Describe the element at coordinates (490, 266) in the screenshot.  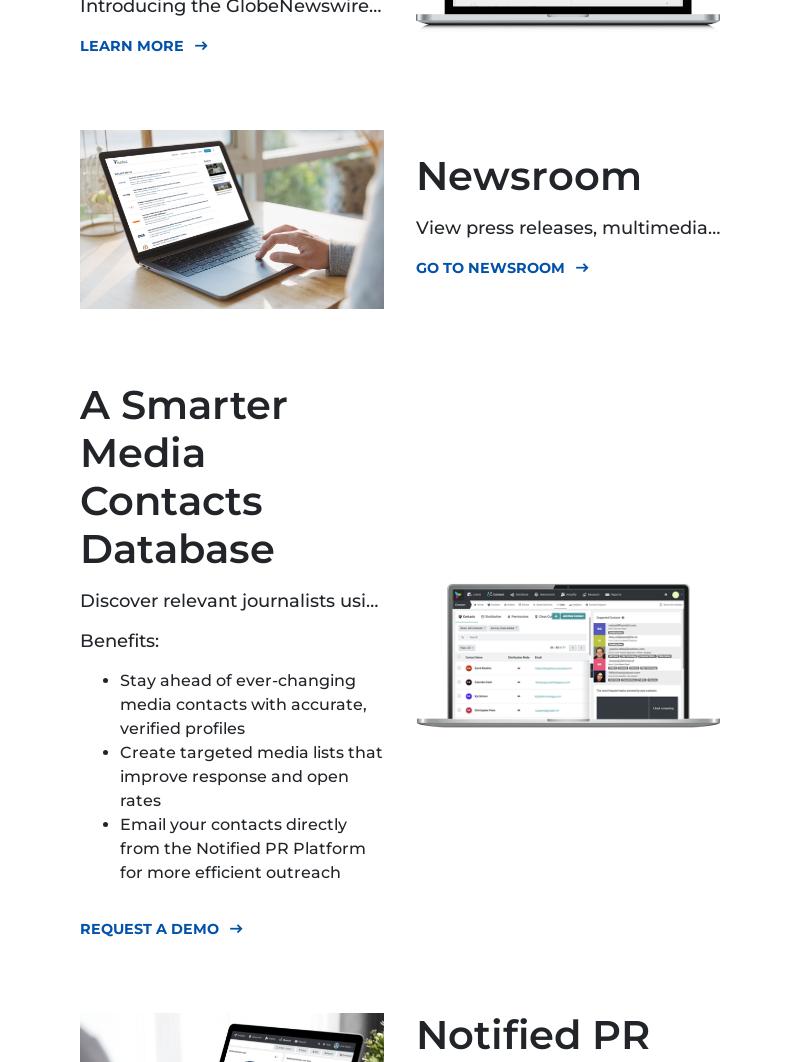
I see `'GO TO NEWSROOM'` at that location.